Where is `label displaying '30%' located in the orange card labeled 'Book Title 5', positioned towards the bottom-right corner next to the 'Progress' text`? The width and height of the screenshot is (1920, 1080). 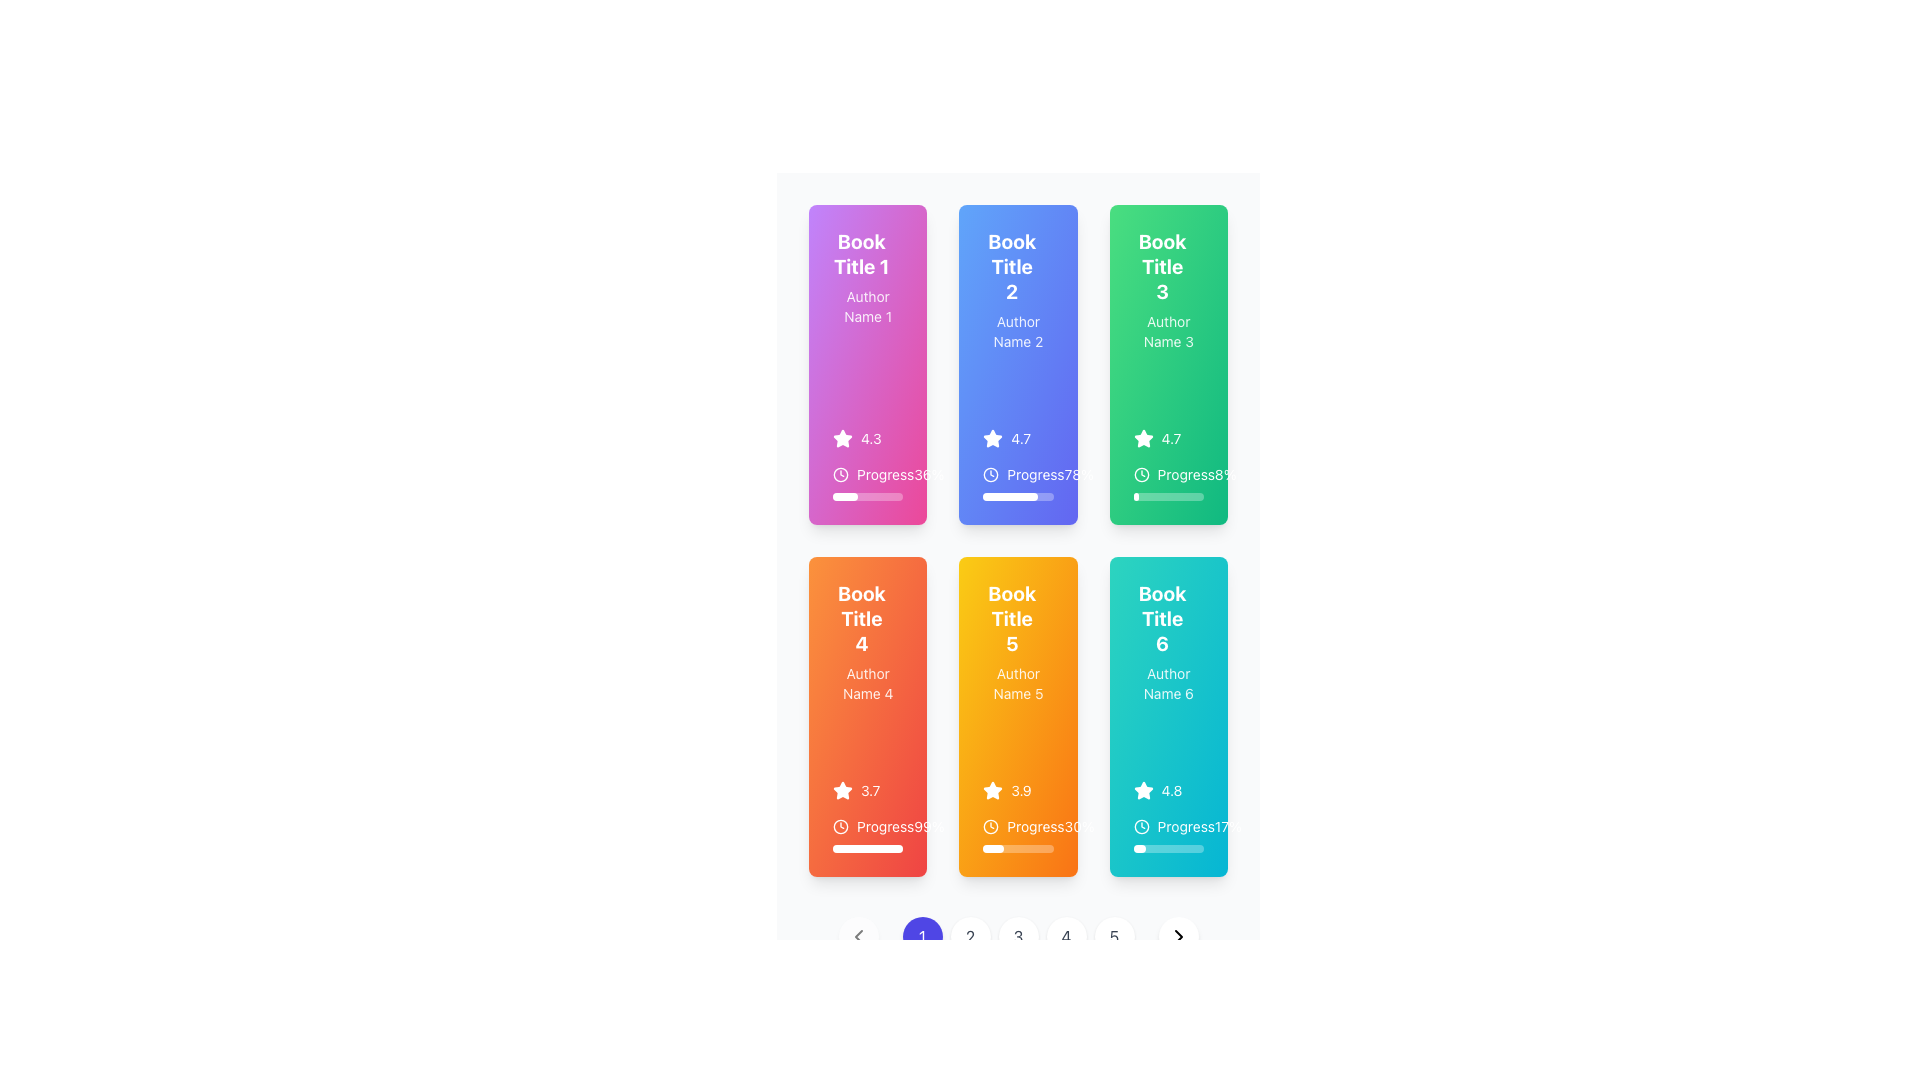 label displaying '30%' located in the orange card labeled 'Book Title 5', positioned towards the bottom-right corner next to the 'Progress' text is located at coordinates (1078, 826).